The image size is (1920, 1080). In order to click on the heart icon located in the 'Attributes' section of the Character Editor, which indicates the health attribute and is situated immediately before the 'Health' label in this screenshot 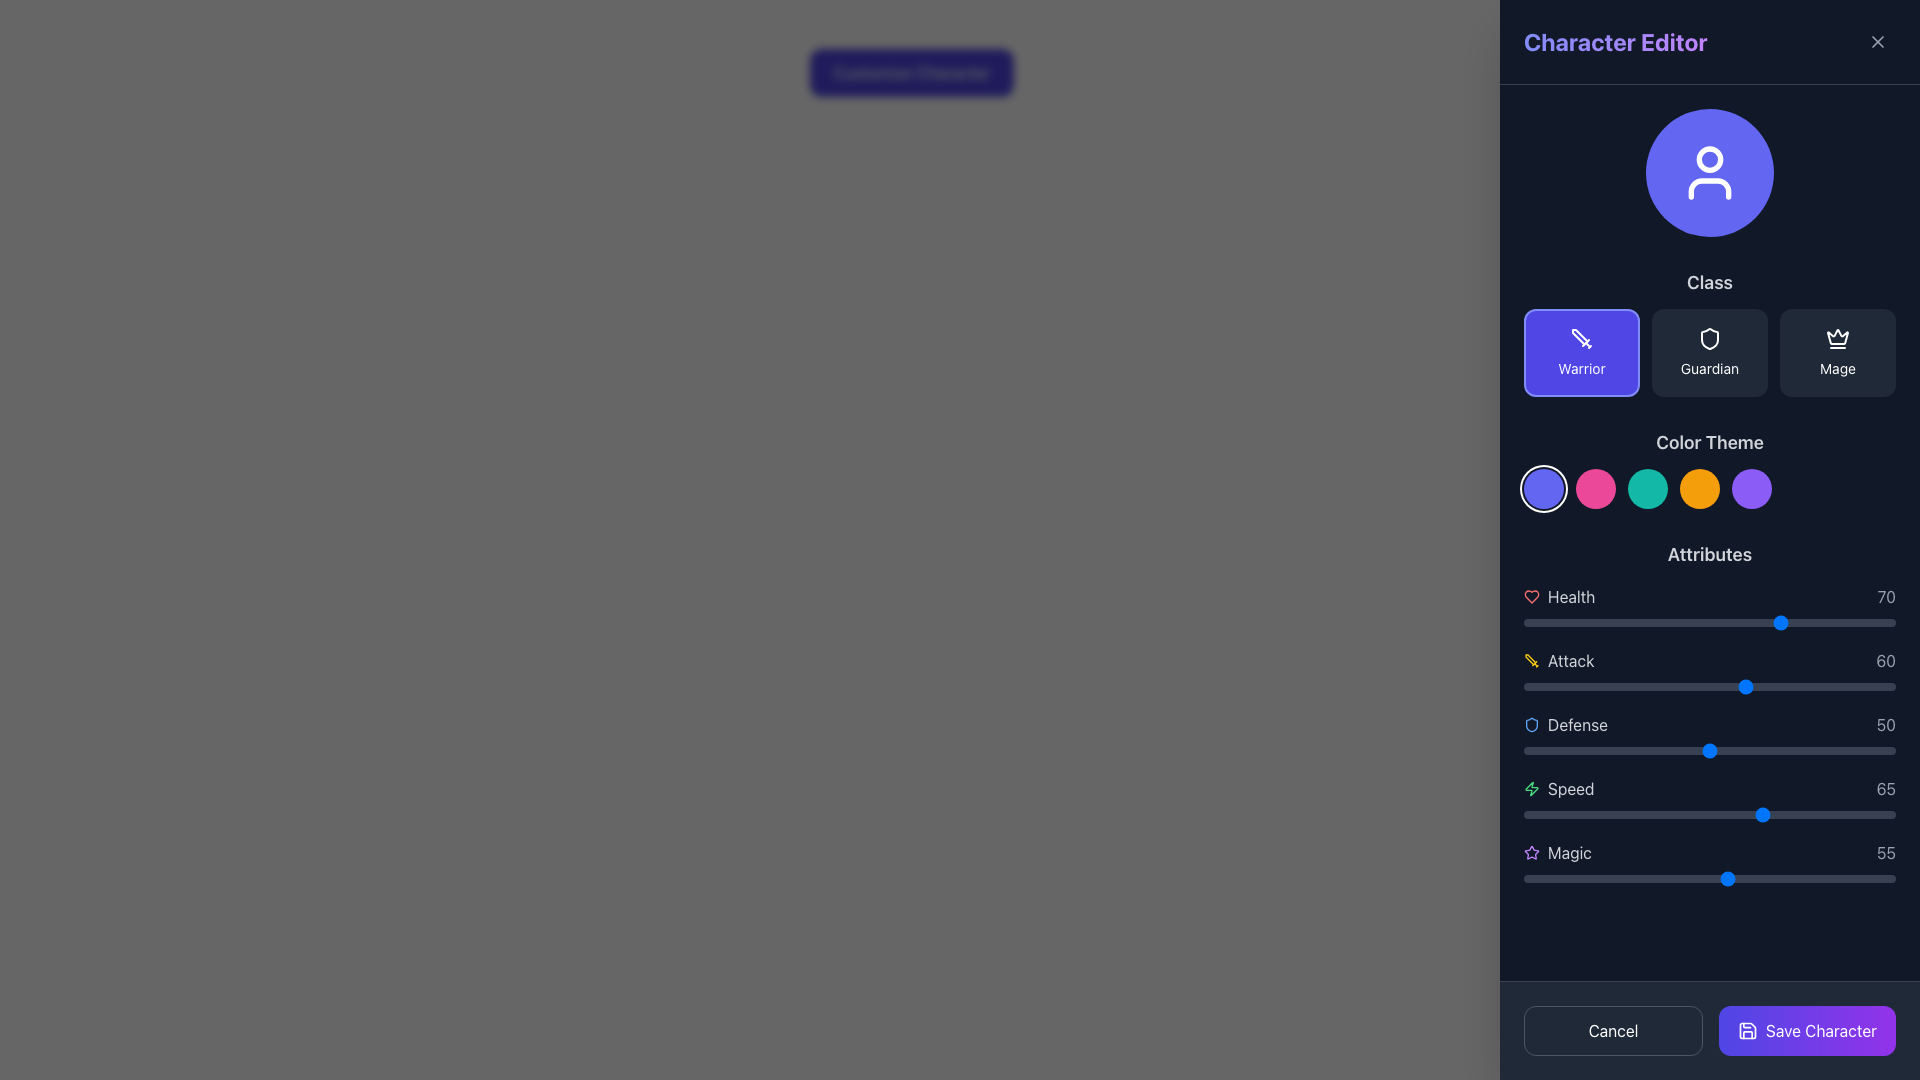, I will do `click(1530, 596)`.